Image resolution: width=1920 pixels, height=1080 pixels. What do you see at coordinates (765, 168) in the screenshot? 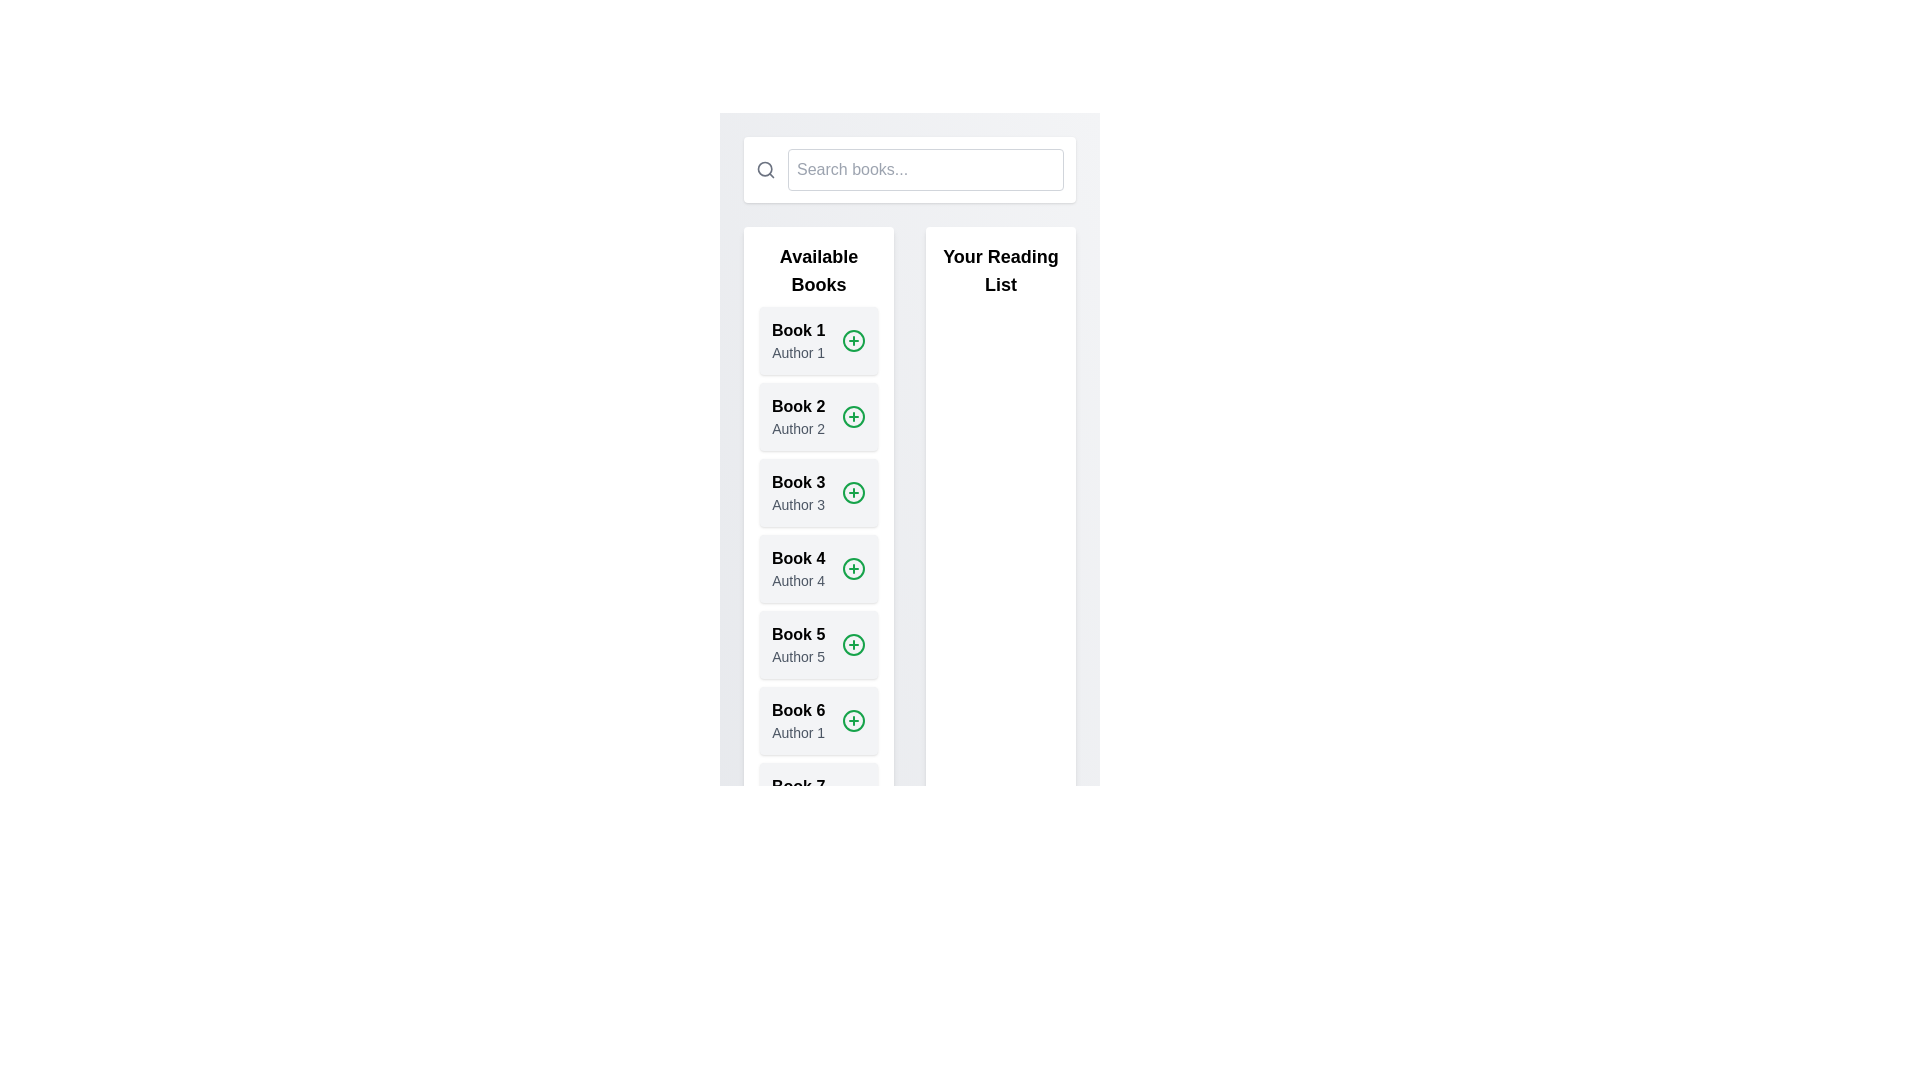
I see `the magnifying glass icon, which represents the search function and is positioned to the left of the 'Search books...' text input field` at bounding box center [765, 168].